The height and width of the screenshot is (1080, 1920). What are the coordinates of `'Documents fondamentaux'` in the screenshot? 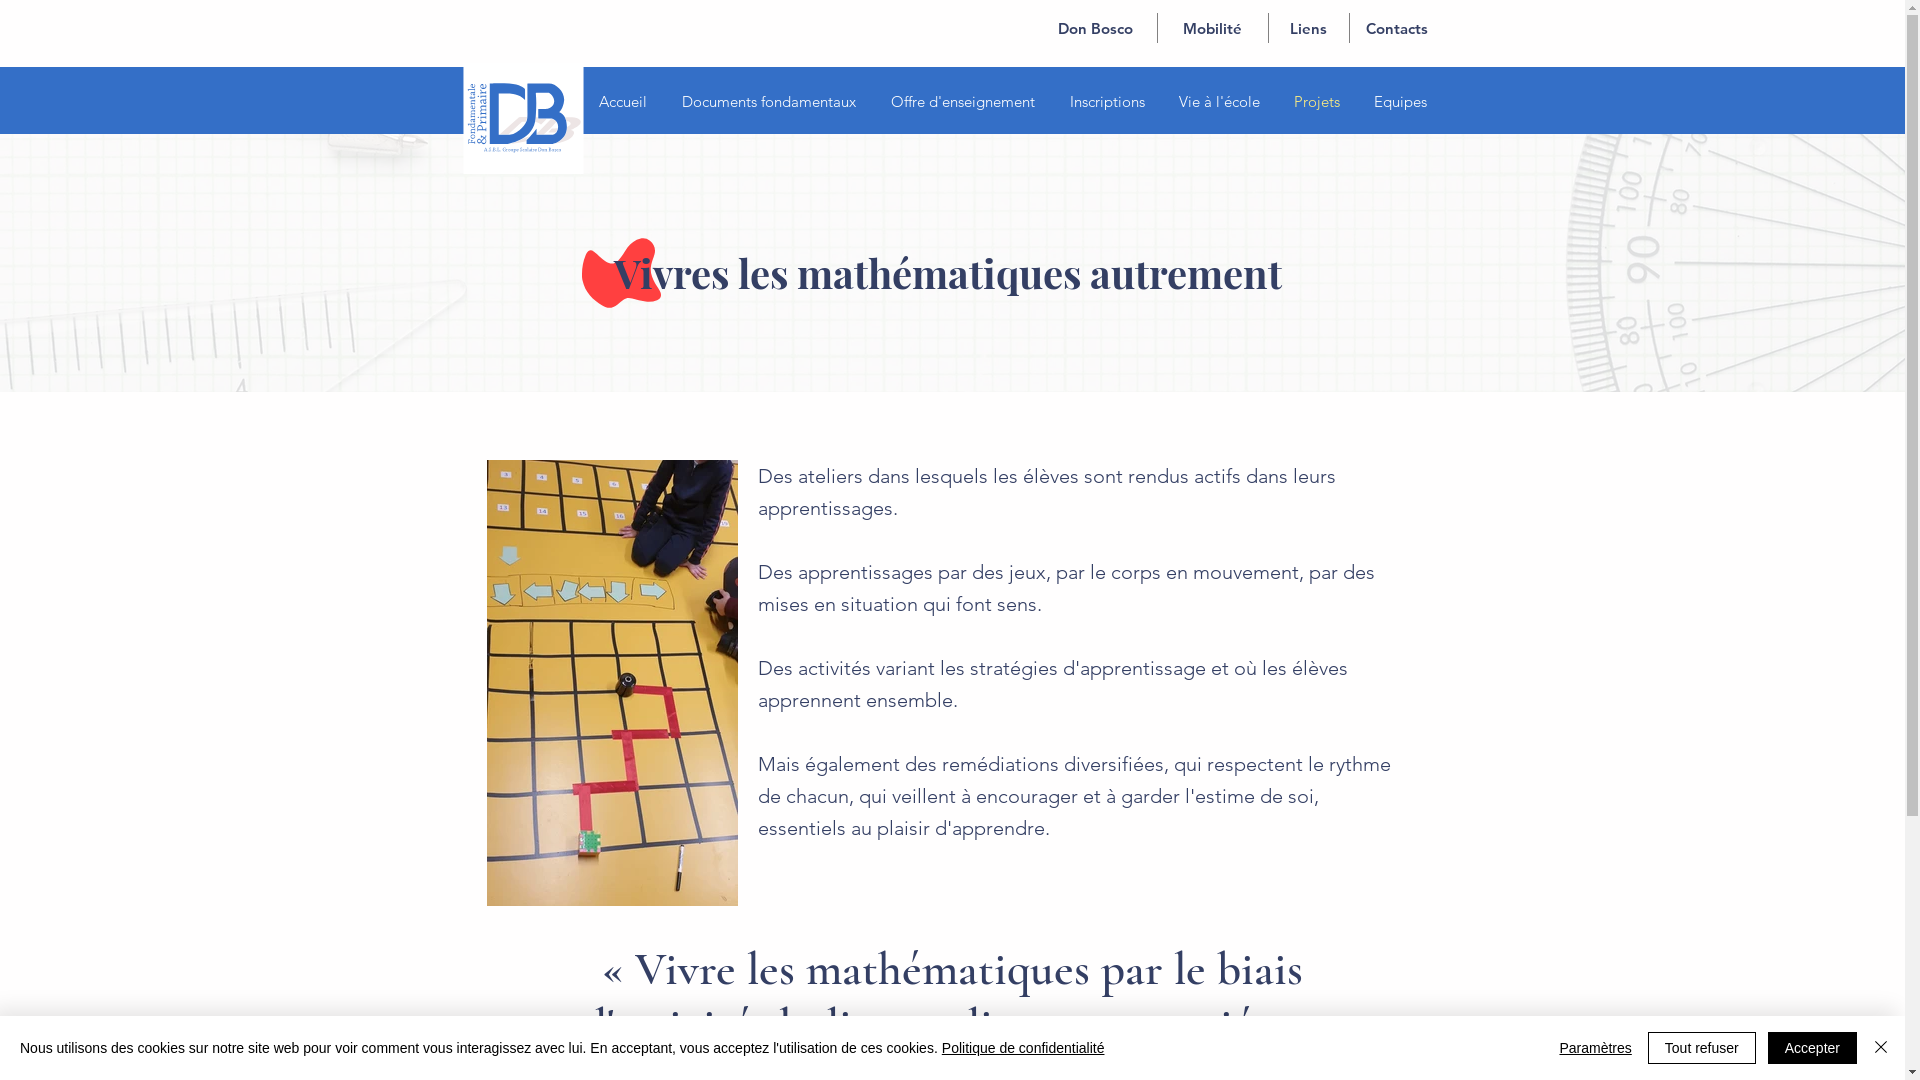 It's located at (767, 101).